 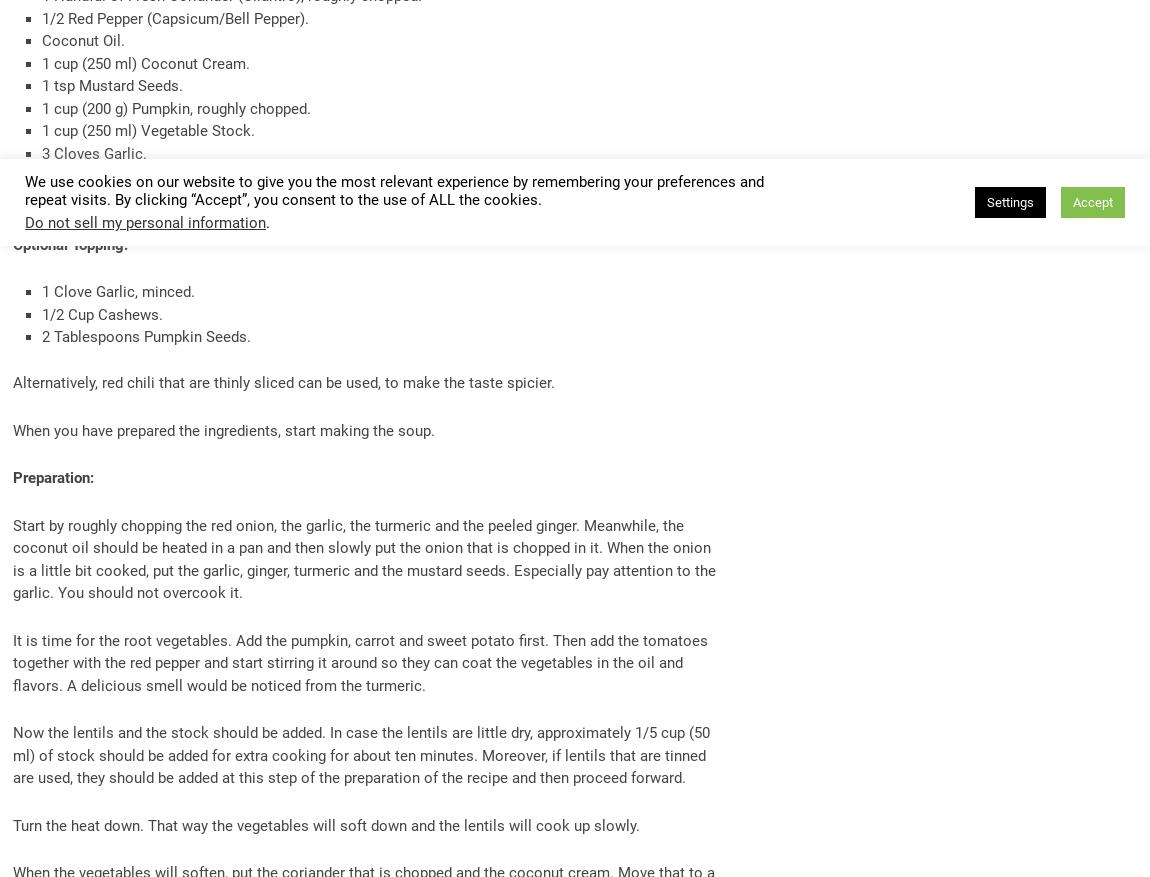 What do you see at coordinates (360, 662) in the screenshot?
I see `'It is time for the root vegetables. Add the pumpkin, carrot and sweet potato first. Then add the tomatoes together with the red pepper and start stirring it around so they can coat the vegetables in the oil and flavors. A delicious smell would be noticed from the turmeric.'` at bounding box center [360, 662].